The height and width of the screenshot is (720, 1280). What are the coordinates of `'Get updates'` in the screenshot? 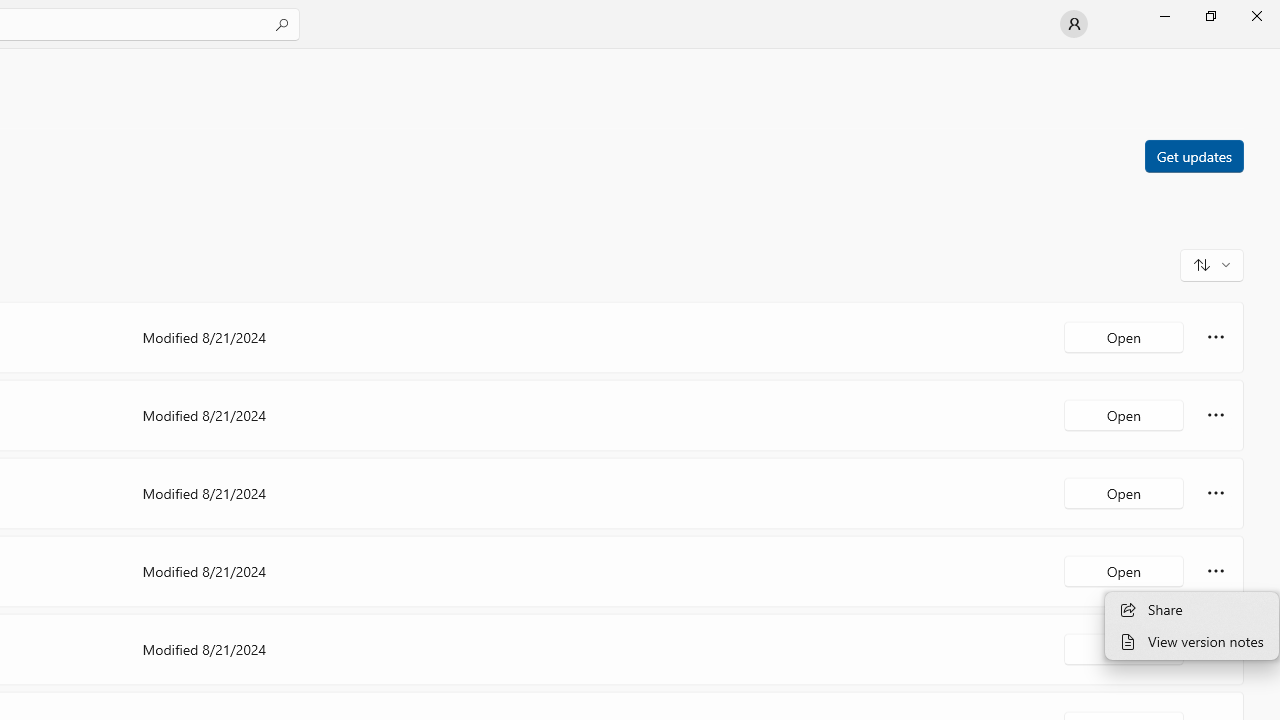 It's located at (1193, 154).